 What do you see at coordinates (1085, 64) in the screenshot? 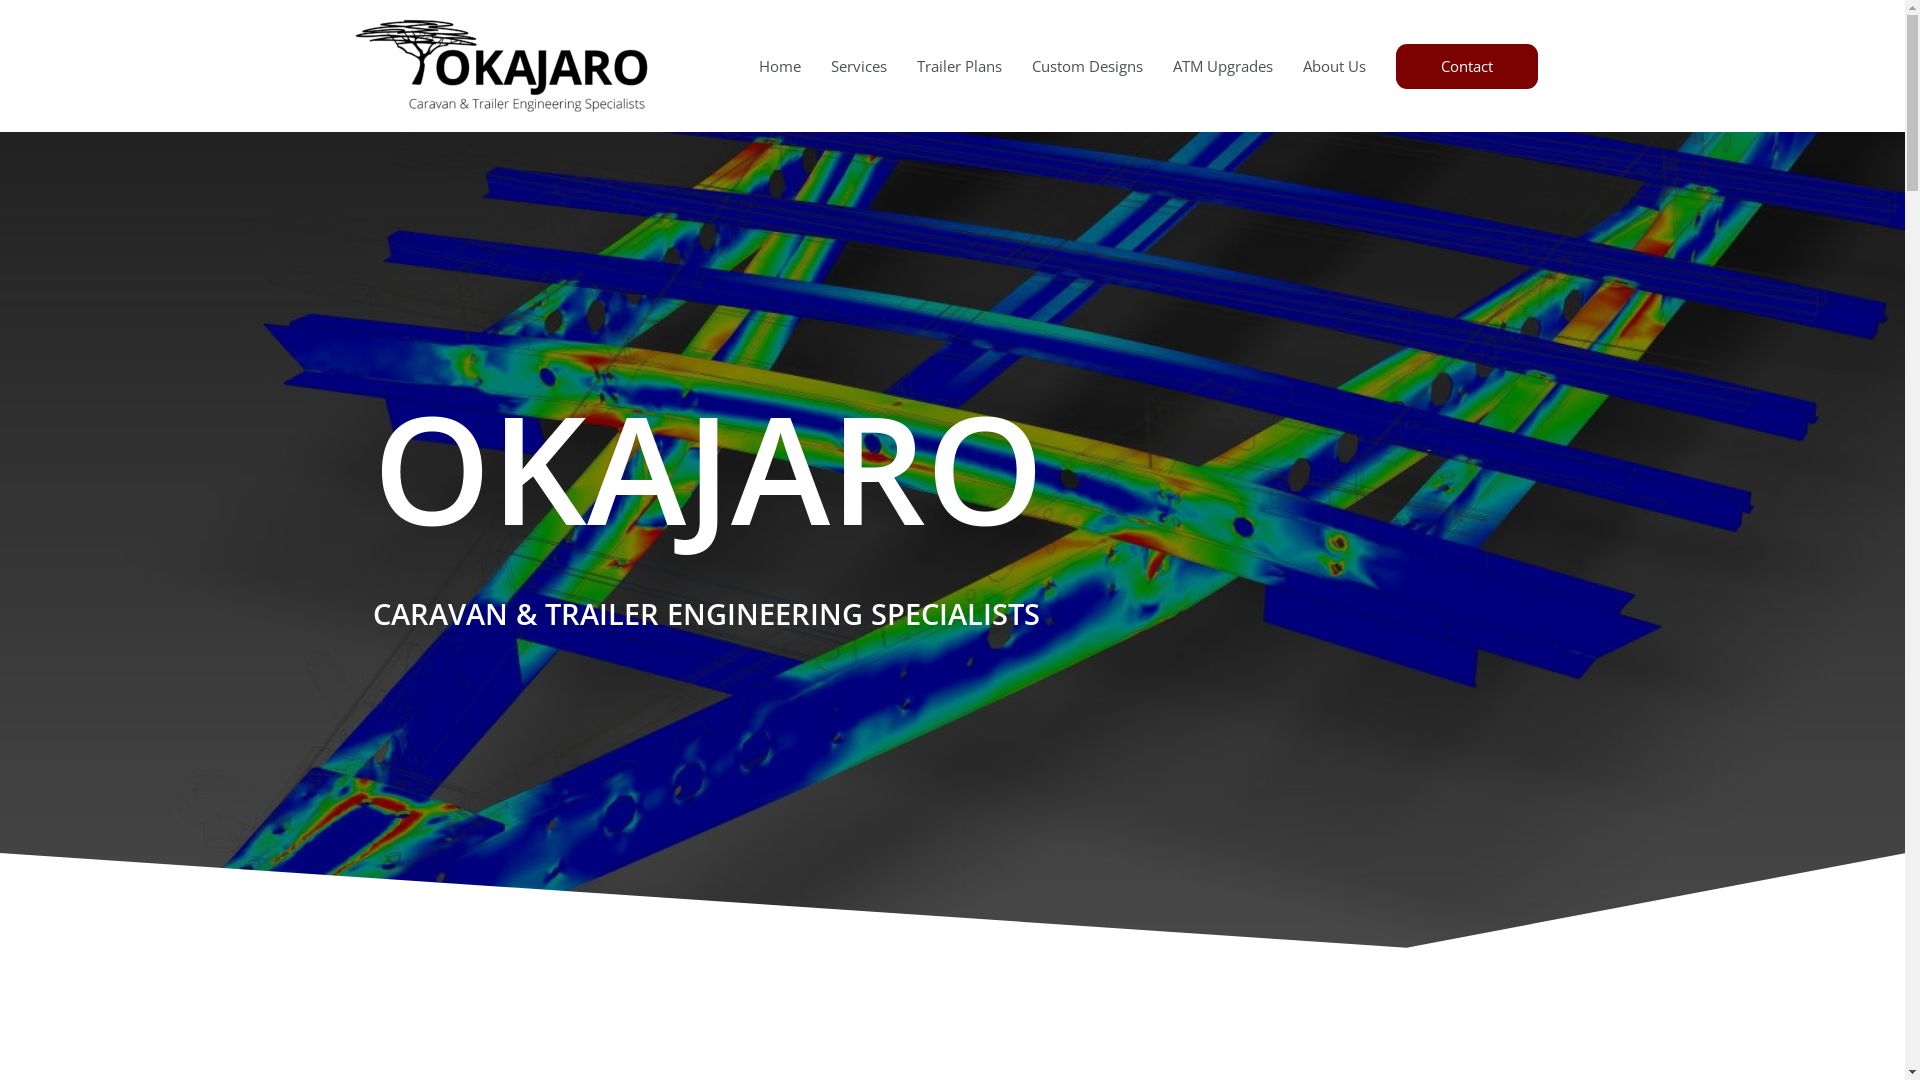
I see `'Custom Designs'` at bounding box center [1085, 64].